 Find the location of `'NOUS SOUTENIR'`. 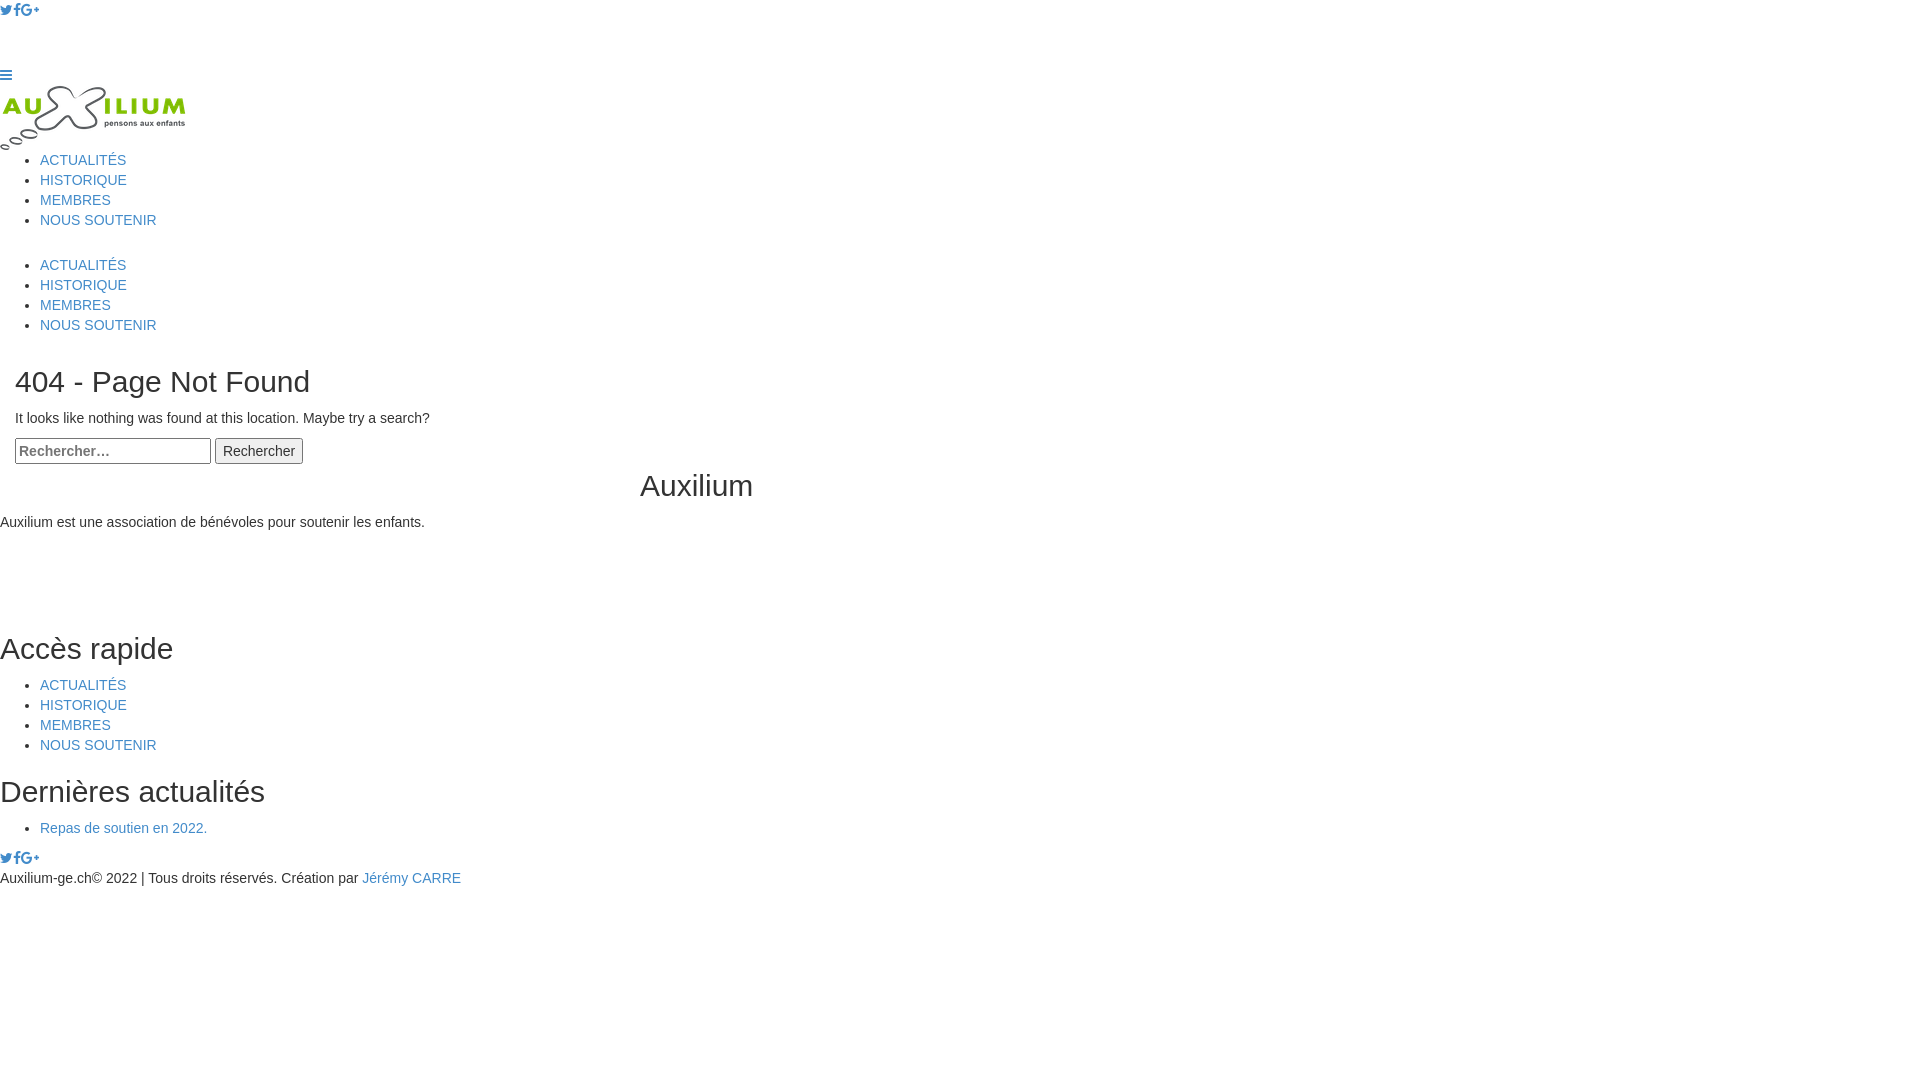

'NOUS SOUTENIR' is located at coordinates (97, 219).